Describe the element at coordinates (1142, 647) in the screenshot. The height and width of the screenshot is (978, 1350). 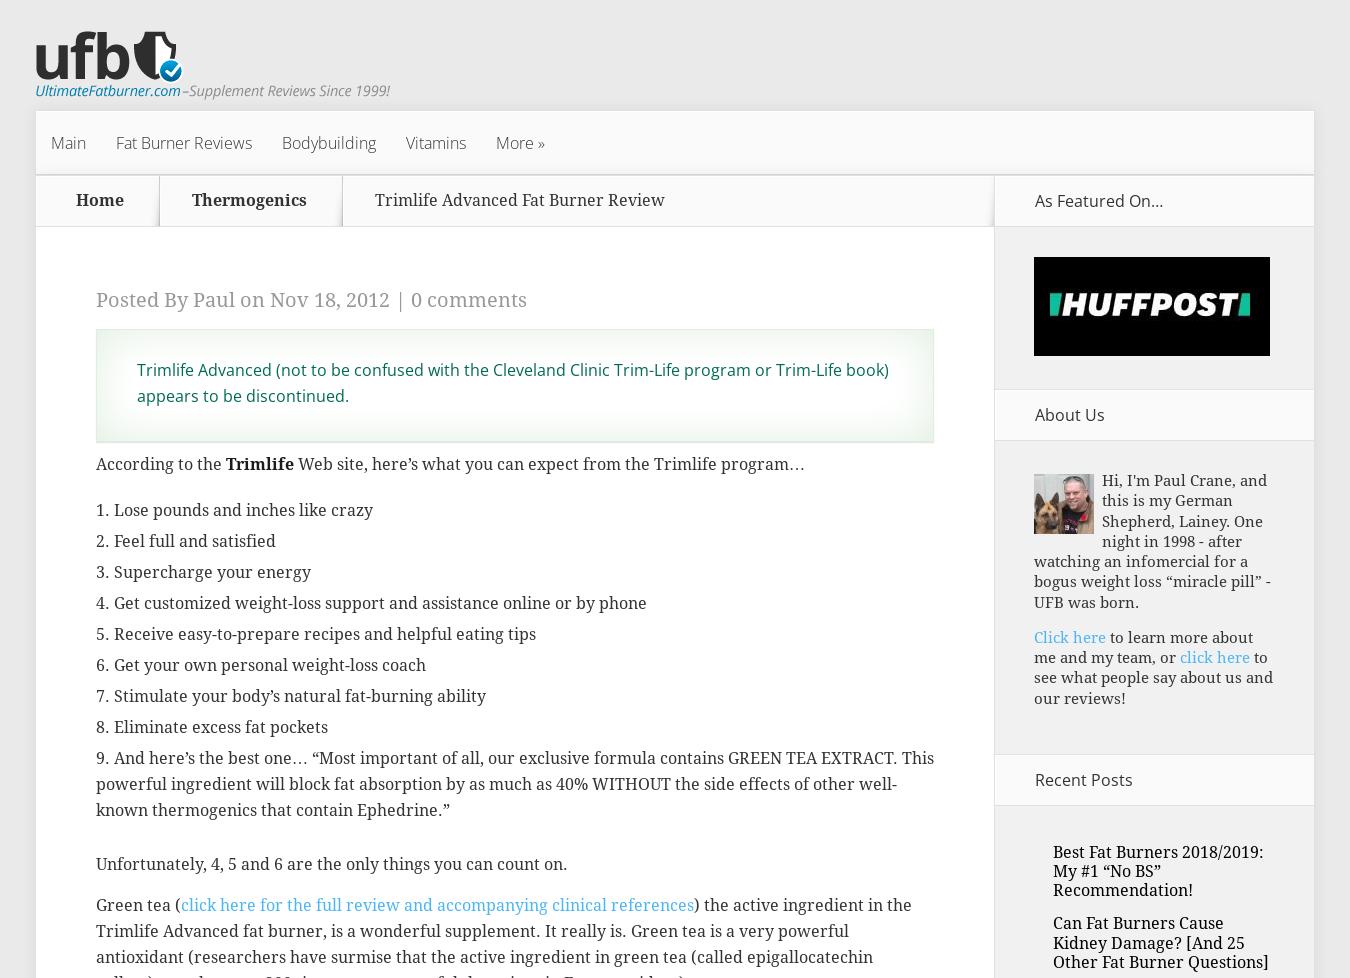
I see `'to learn more about me and my team, or'` at that location.